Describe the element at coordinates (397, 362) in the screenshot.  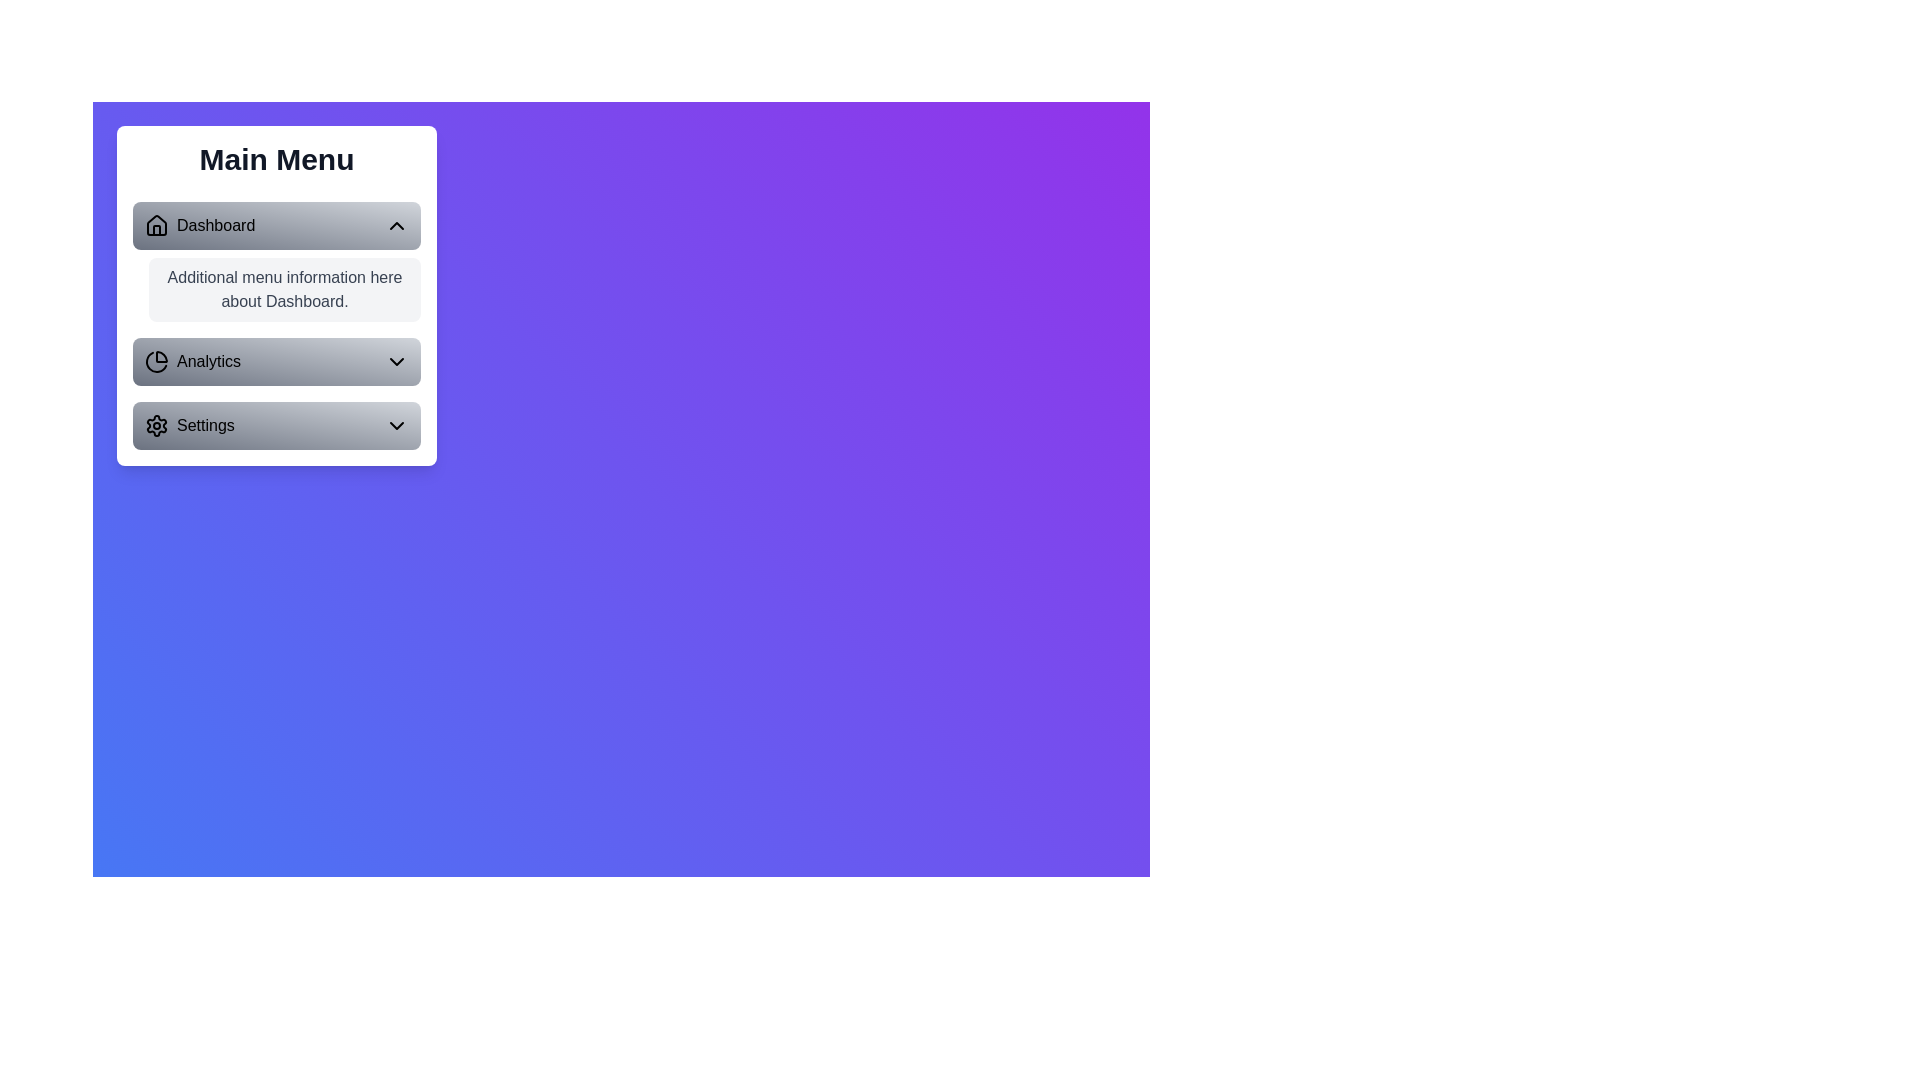
I see `the downward chevron arrow icon located on the right side of the 'Analytics' menu item` at that location.